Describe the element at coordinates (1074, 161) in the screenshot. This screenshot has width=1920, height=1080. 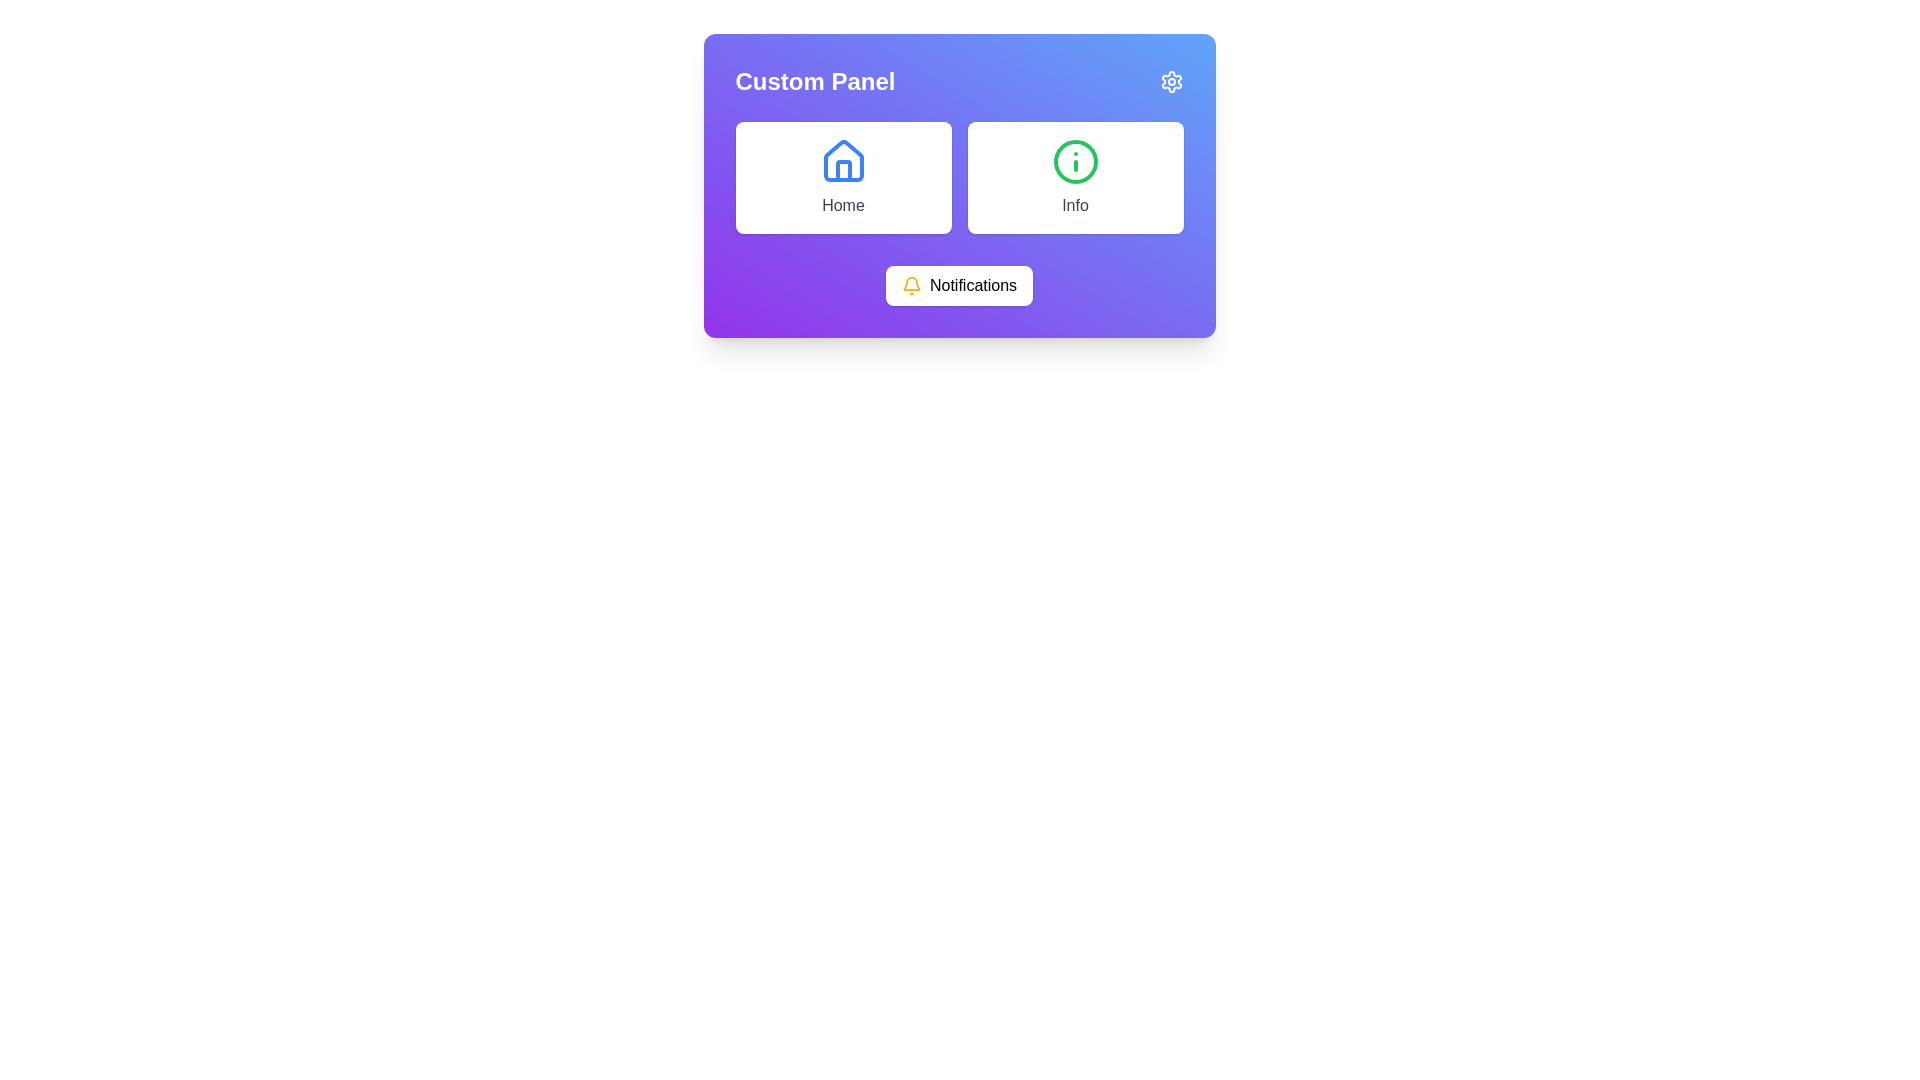
I see `the green circular icon with an 'i' symbol, located in the 'Info' section of the interface` at that location.